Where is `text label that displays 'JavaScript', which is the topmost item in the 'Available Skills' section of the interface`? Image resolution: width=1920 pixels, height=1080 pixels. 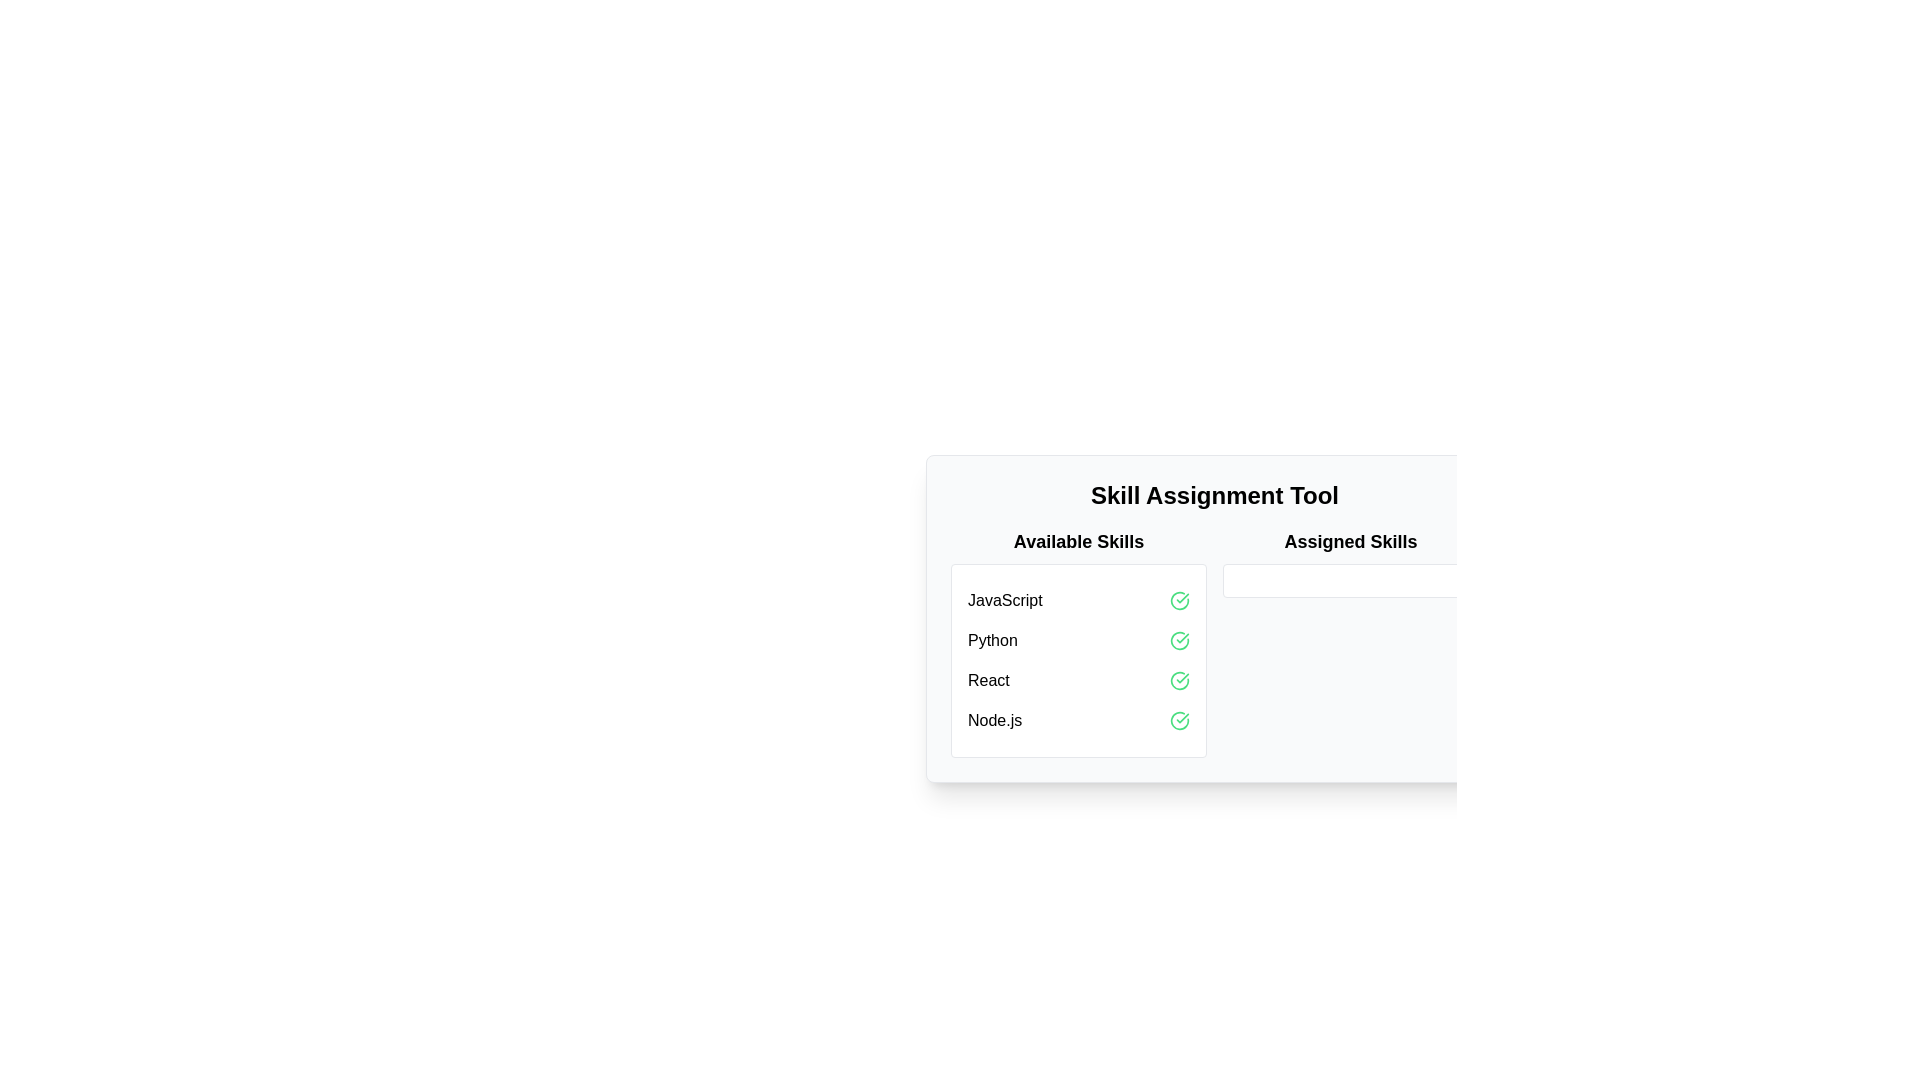
text label that displays 'JavaScript', which is the topmost item in the 'Available Skills' section of the interface is located at coordinates (1005, 600).